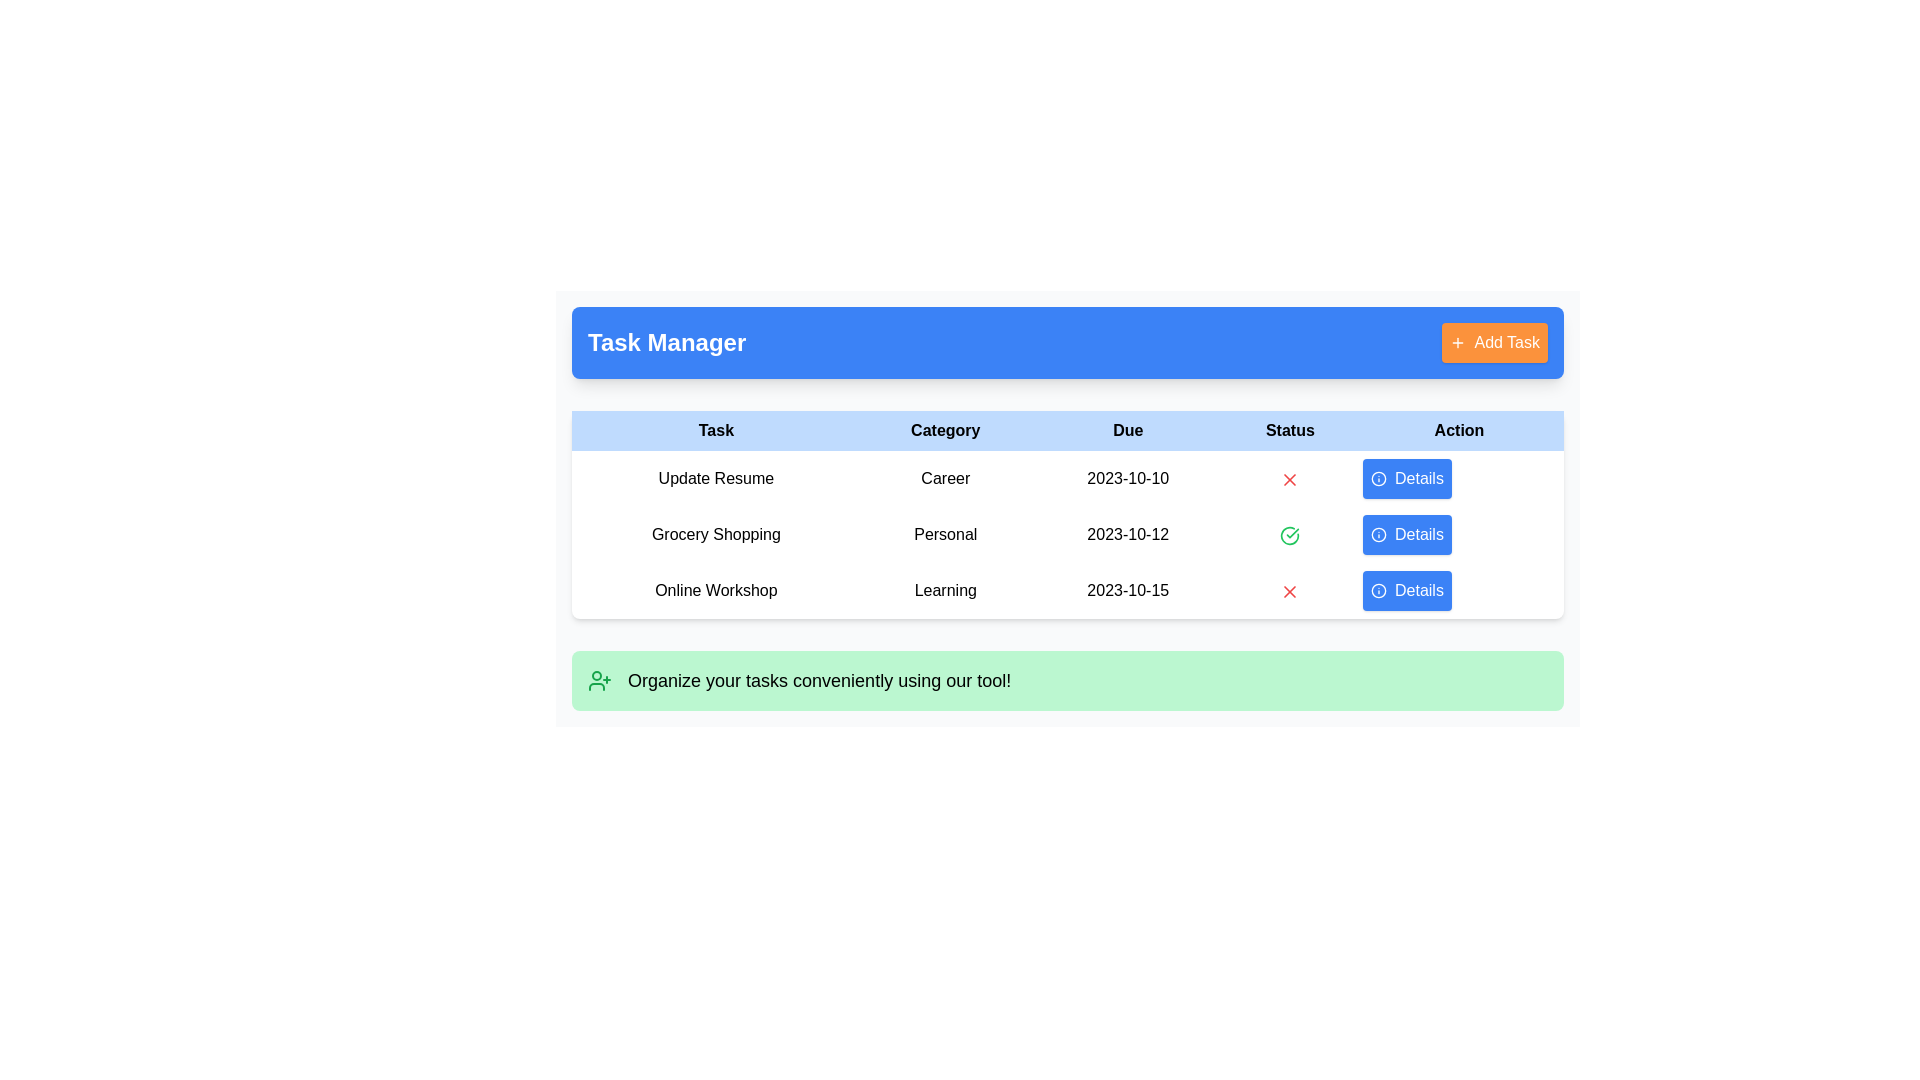 The width and height of the screenshot is (1920, 1080). What do you see at coordinates (667, 342) in the screenshot?
I see `displayed text 'Task Manager' from the header styled in bold font located in the blue background region at the top of the interface` at bounding box center [667, 342].